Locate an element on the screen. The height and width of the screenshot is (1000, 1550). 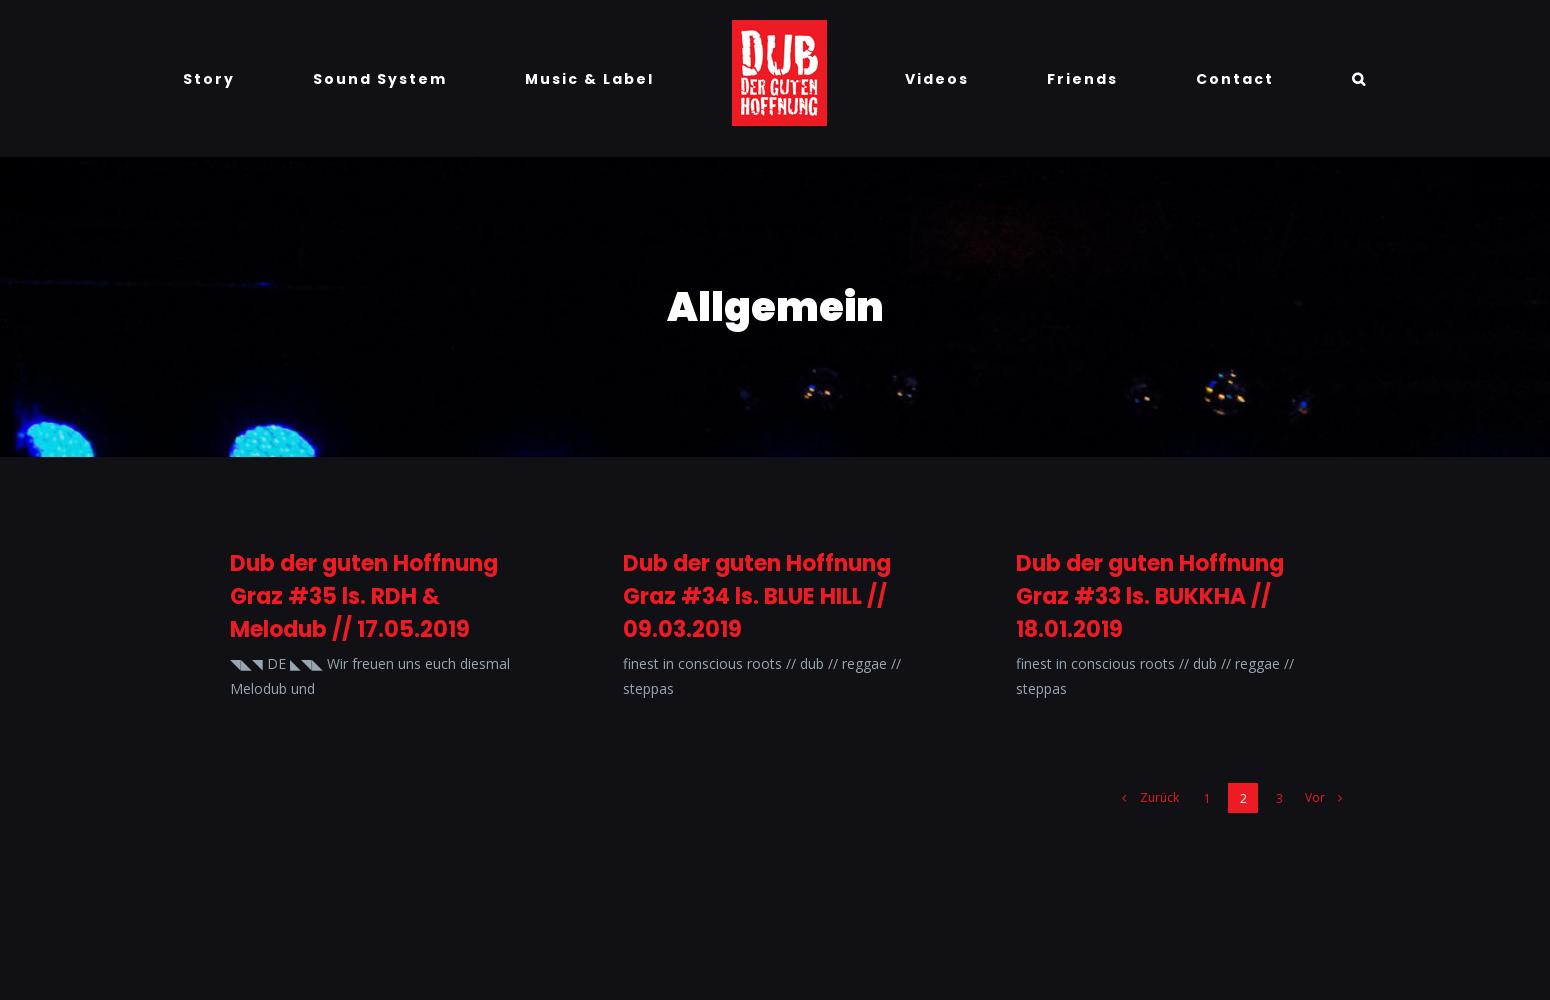
'1' is located at coordinates (1206, 797).